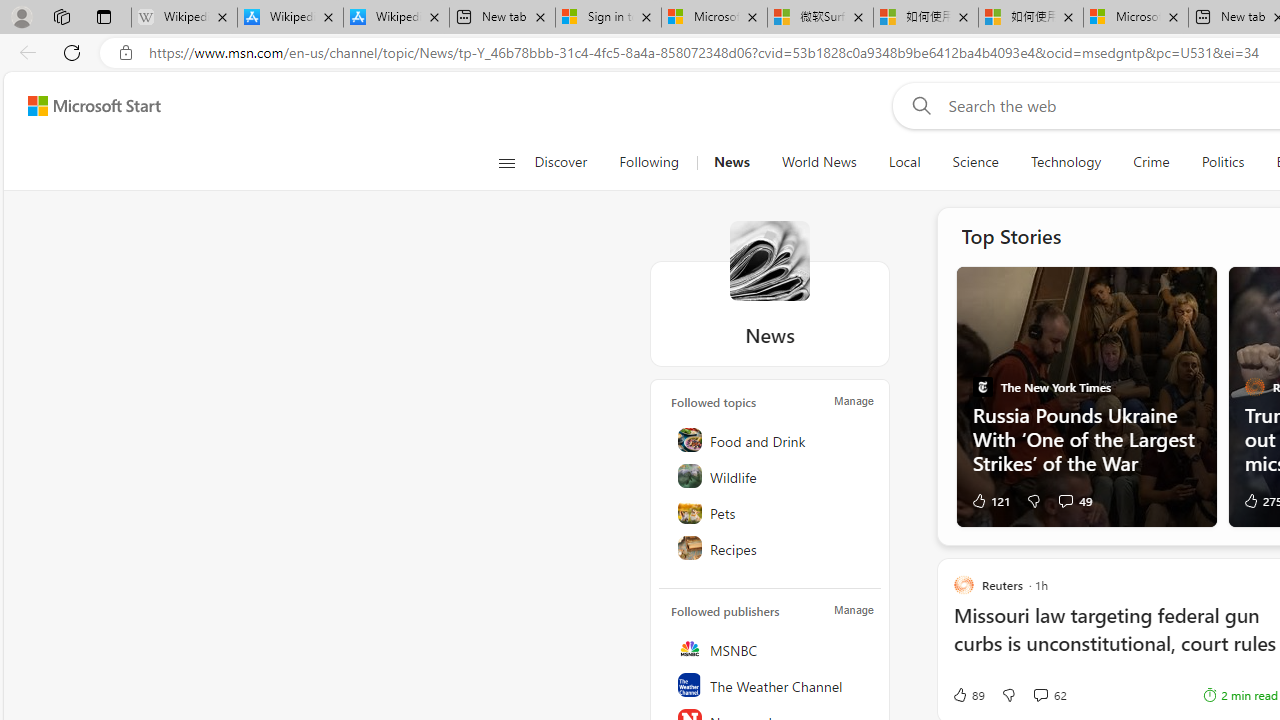 The width and height of the screenshot is (1280, 720). Describe the element at coordinates (1152, 162) in the screenshot. I see `'Crime'` at that location.